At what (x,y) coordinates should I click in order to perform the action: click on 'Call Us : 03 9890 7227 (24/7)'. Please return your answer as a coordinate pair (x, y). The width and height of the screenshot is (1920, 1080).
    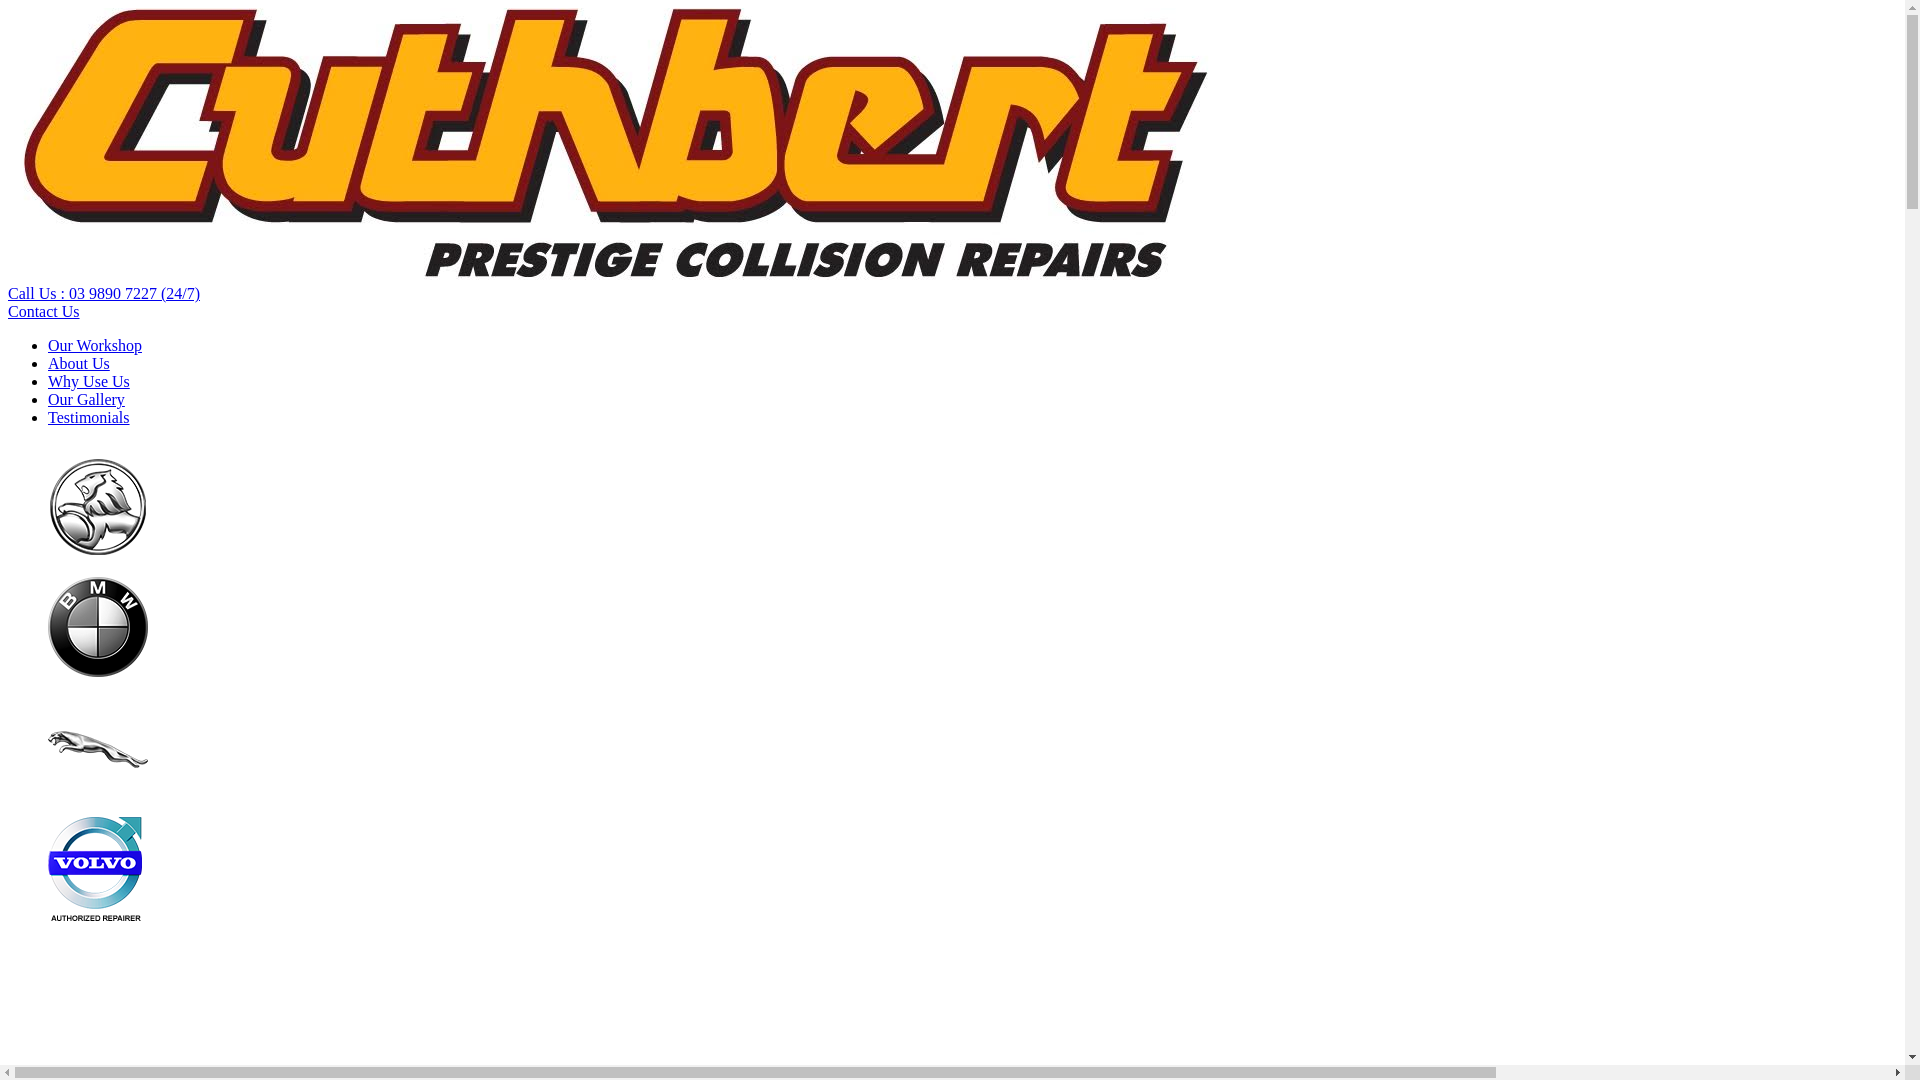
    Looking at the image, I should click on (8, 293).